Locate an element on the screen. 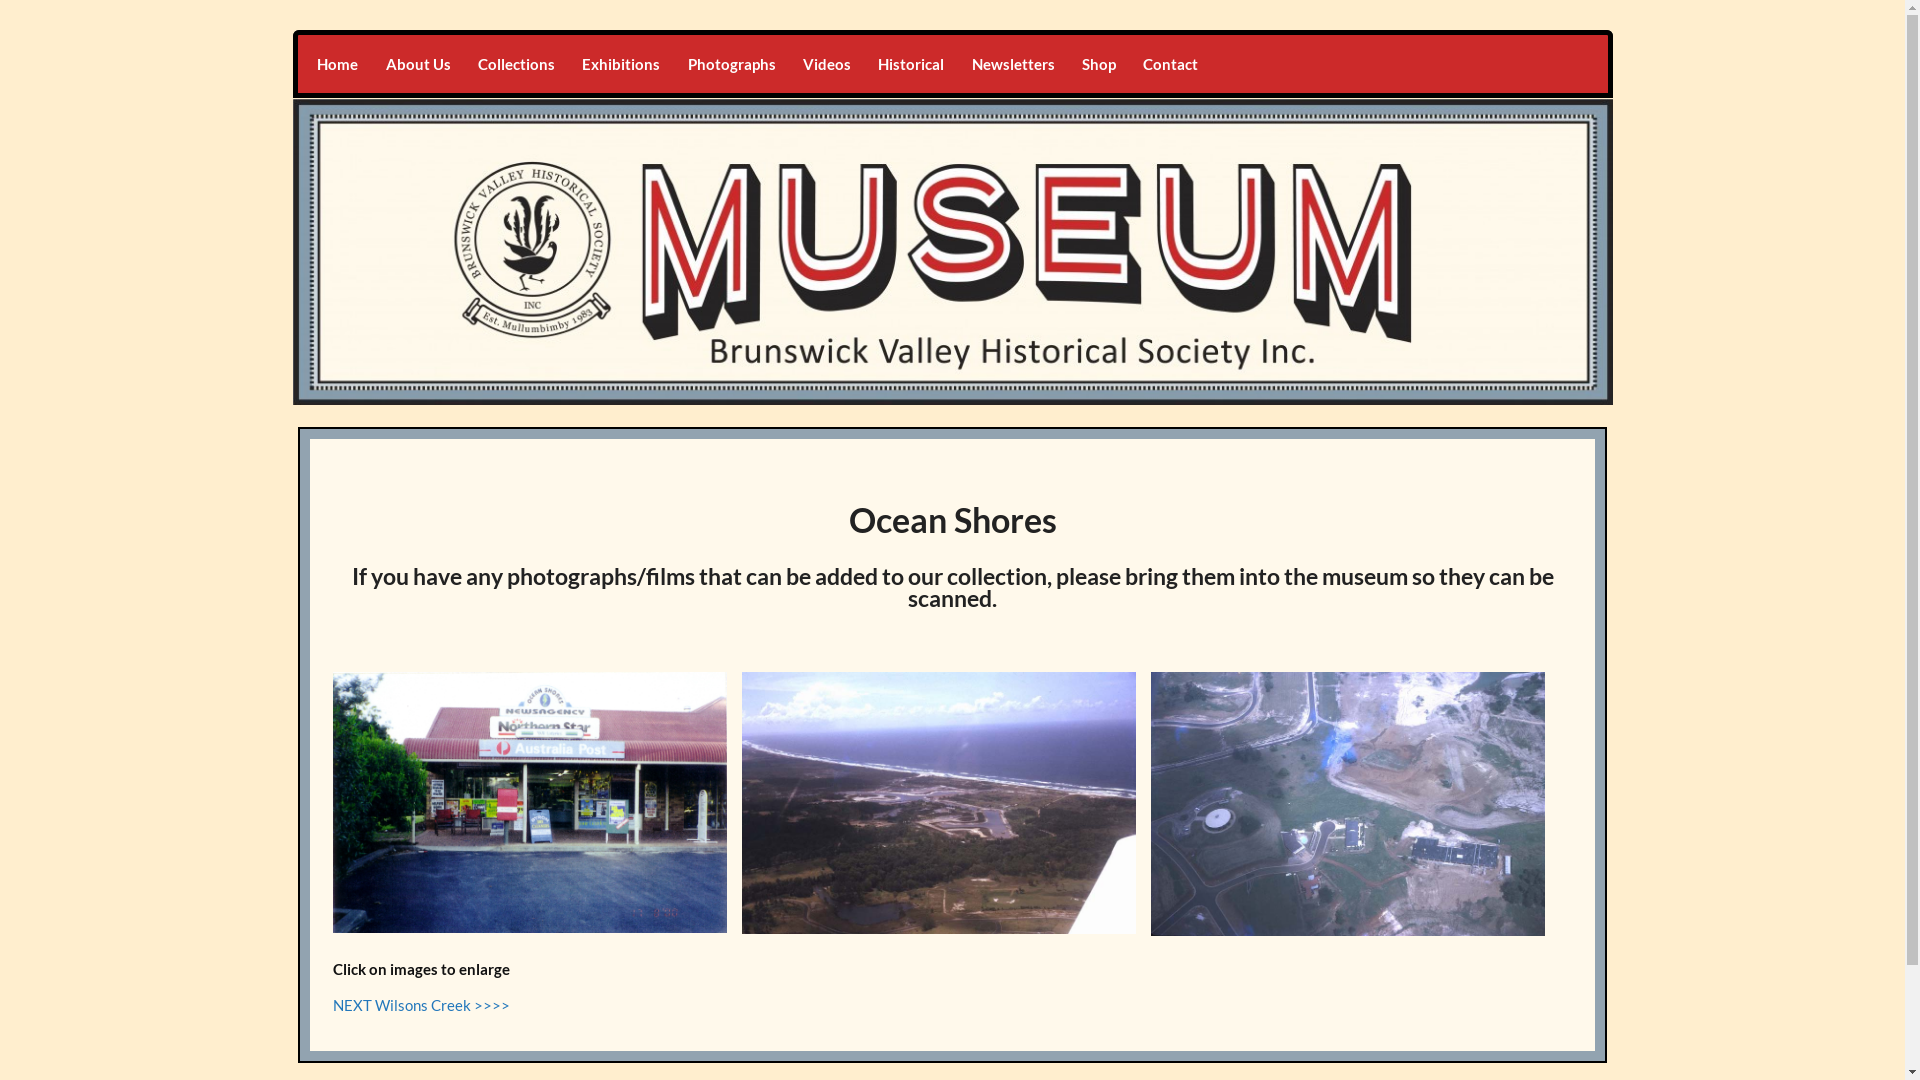 The image size is (1920, 1080). 'NEXT Wilsons Creek >>>>' is located at coordinates (332, 1005).